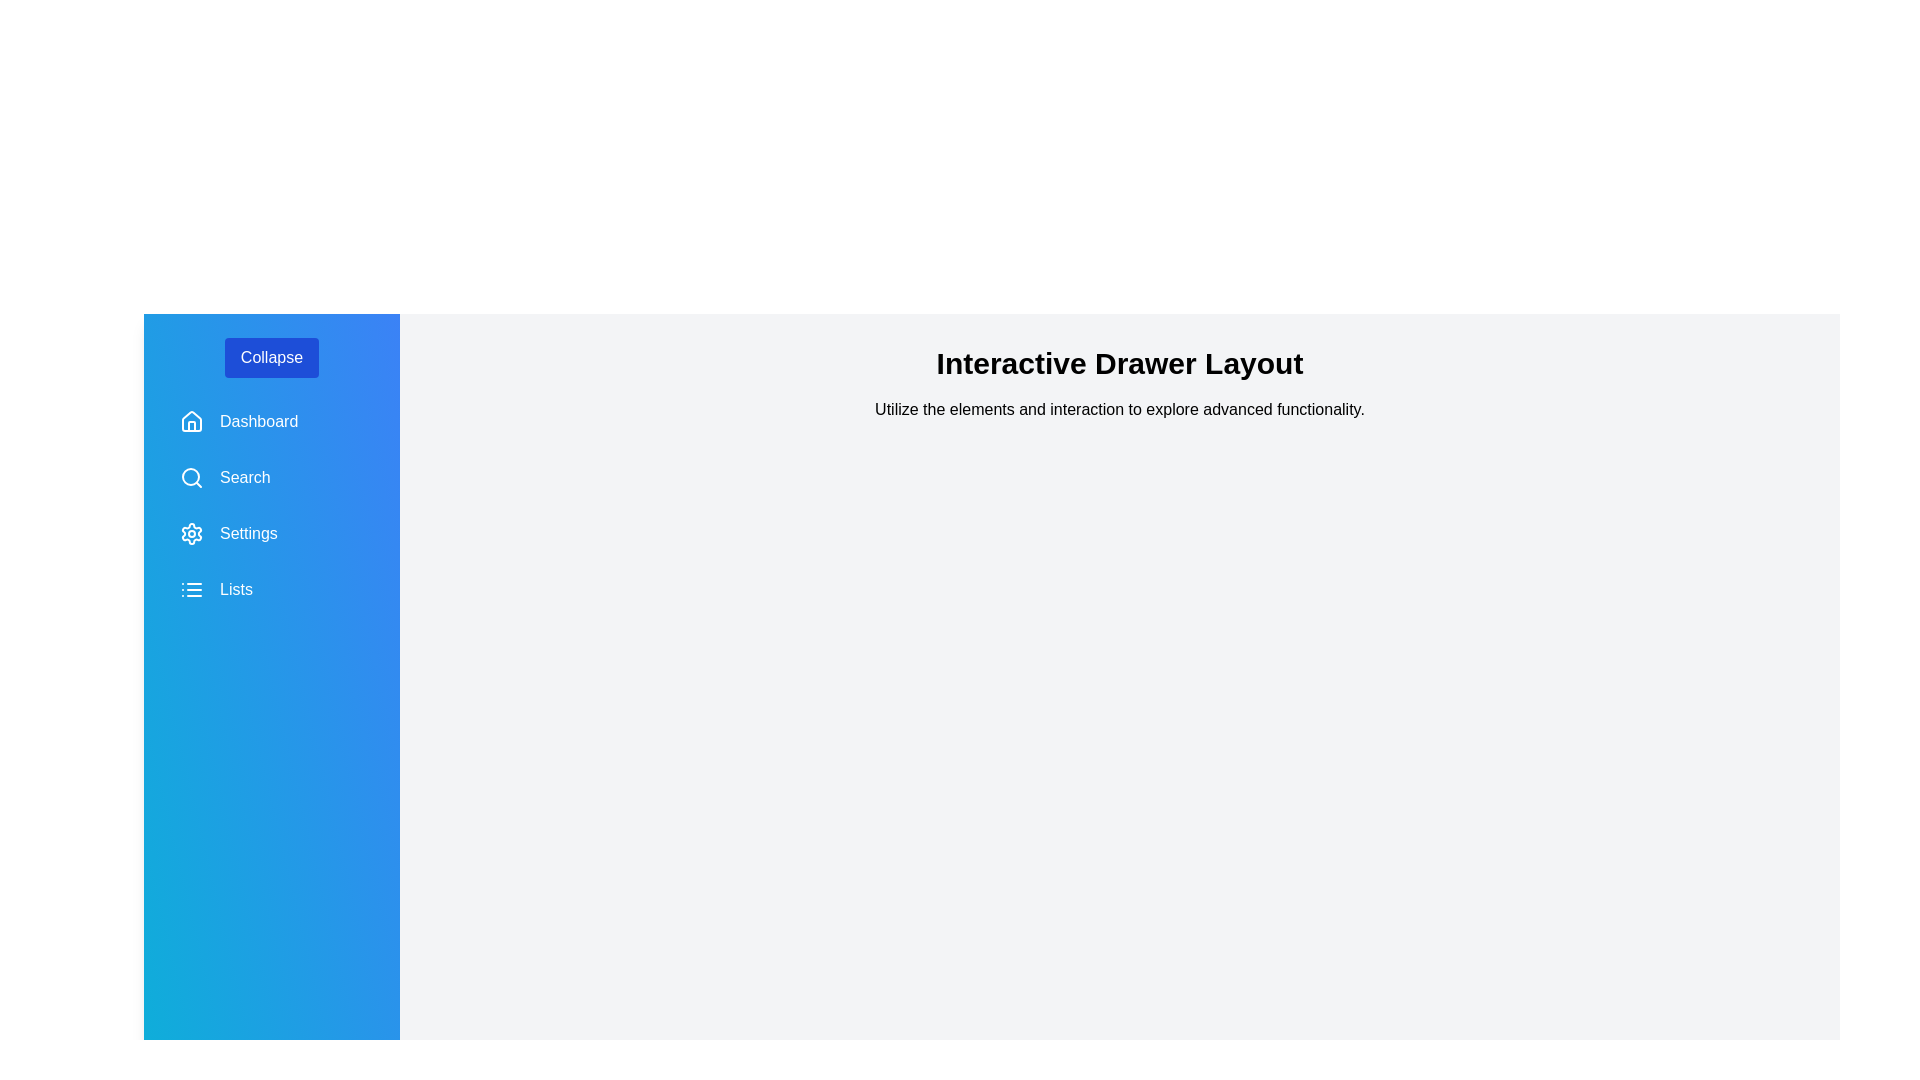 This screenshot has height=1080, width=1920. Describe the element at coordinates (271, 420) in the screenshot. I see `the menu item labeled Dashboard to navigate to its respective section` at that location.